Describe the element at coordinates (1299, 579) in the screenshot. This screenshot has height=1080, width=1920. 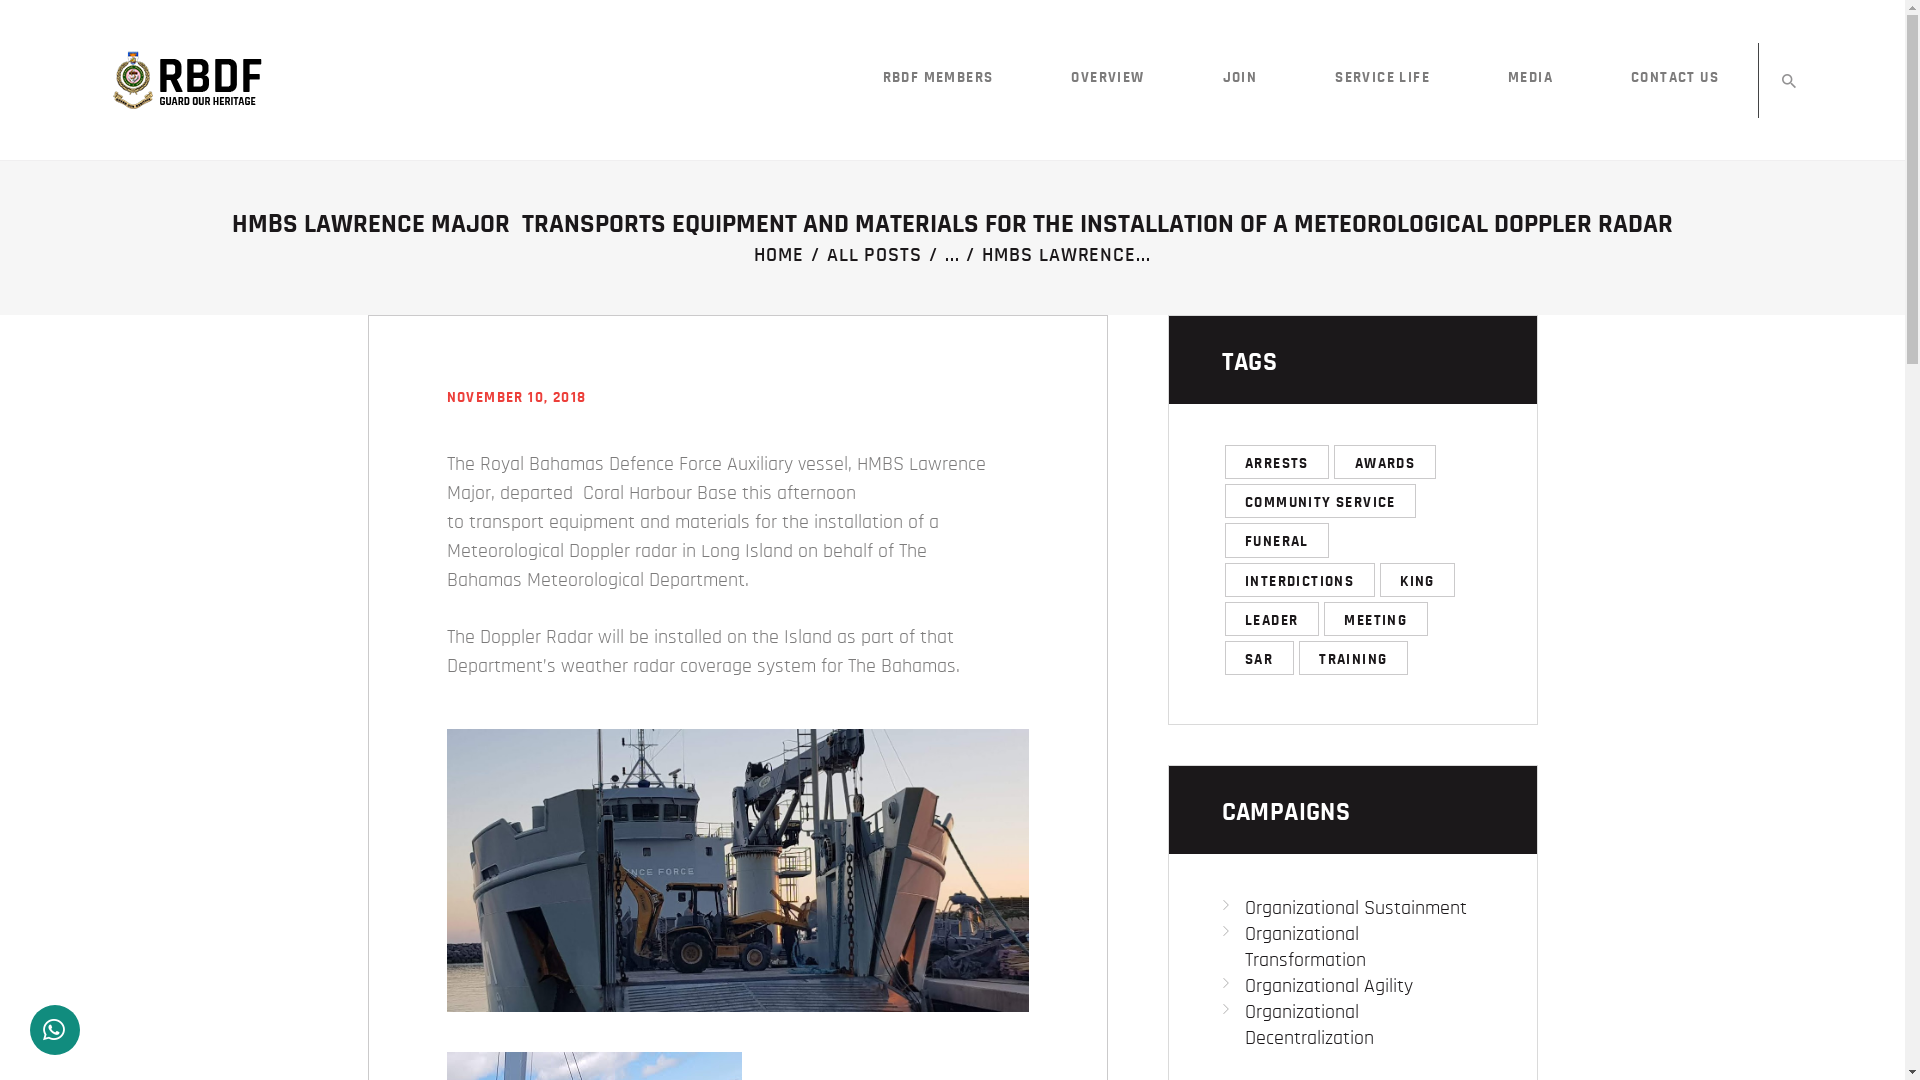
I see `'INTERDICTIONS'` at that location.